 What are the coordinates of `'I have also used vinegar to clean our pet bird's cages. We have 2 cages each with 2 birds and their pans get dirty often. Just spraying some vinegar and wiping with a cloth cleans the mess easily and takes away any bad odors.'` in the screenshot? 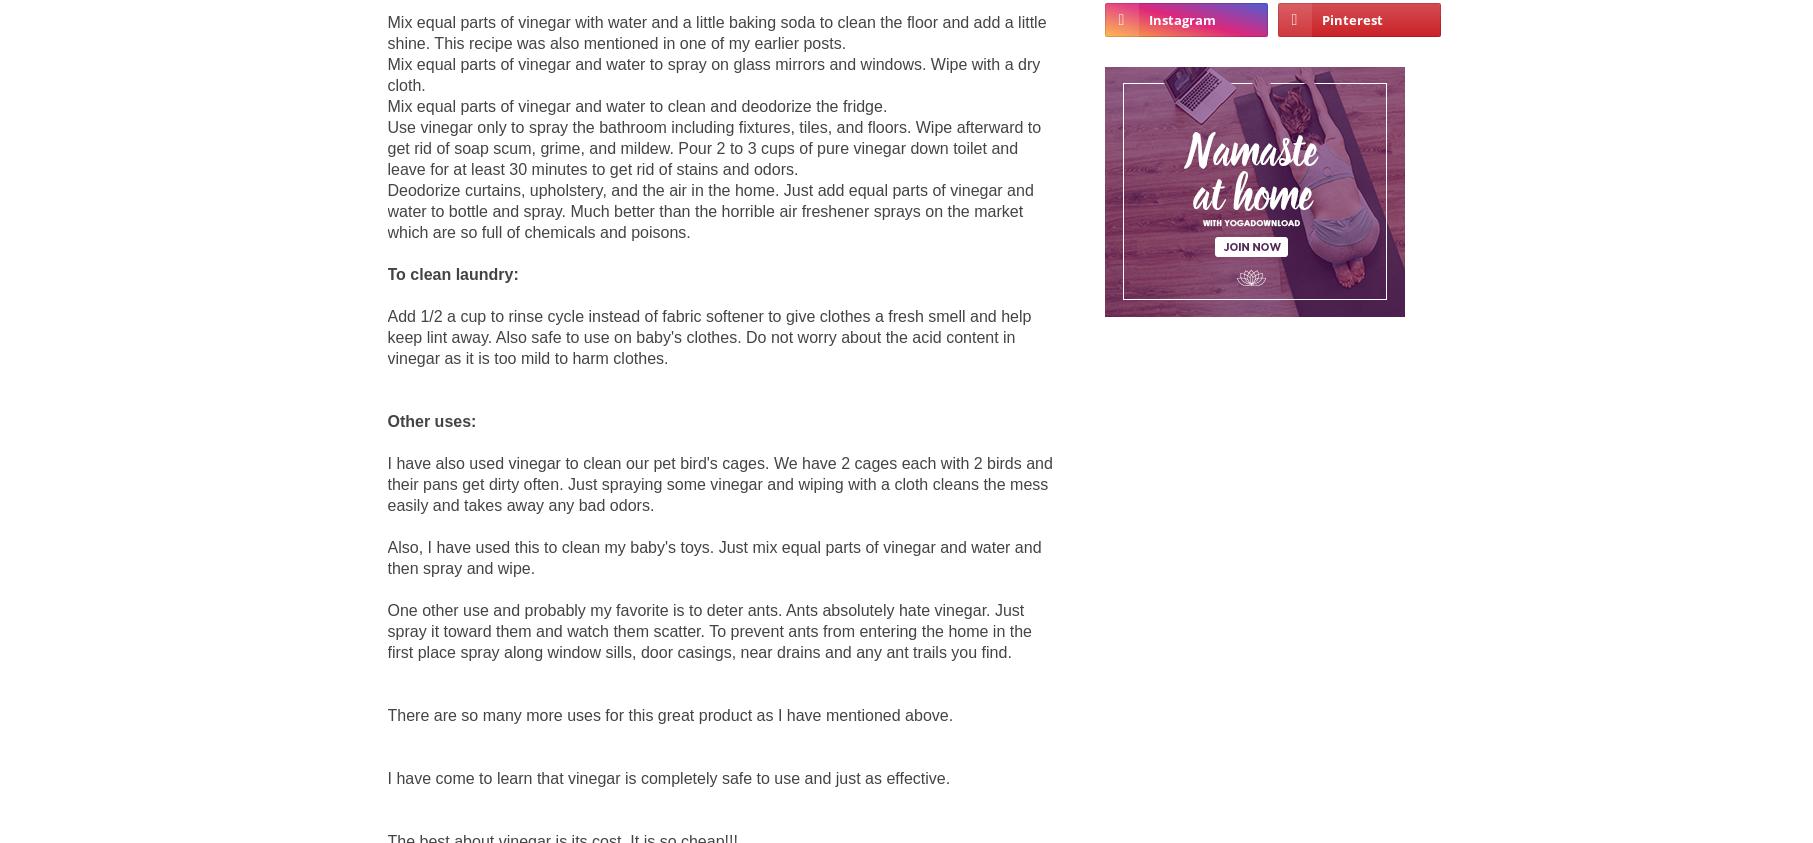 It's located at (387, 483).